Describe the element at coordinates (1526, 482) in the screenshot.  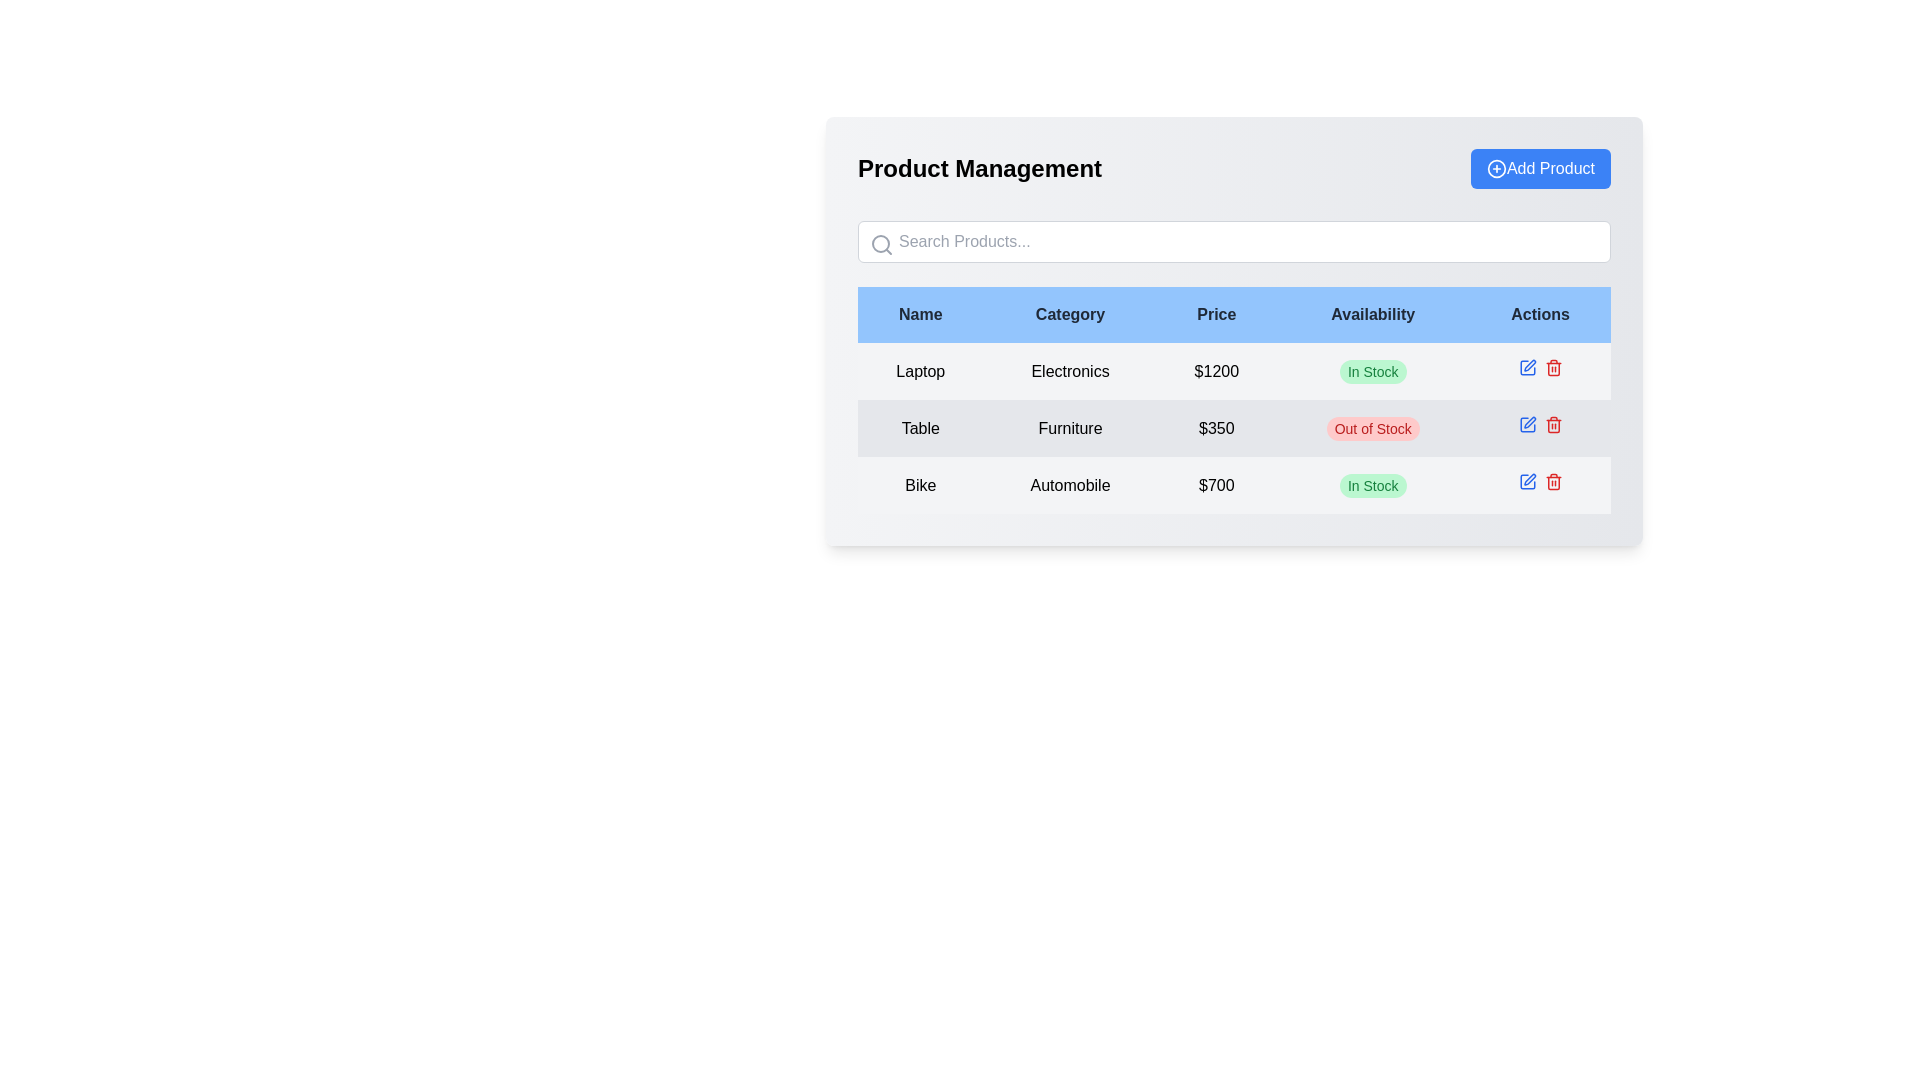
I see `the edit icon for the 'Bike' product located in the 'Actions' column of the table by` at that location.